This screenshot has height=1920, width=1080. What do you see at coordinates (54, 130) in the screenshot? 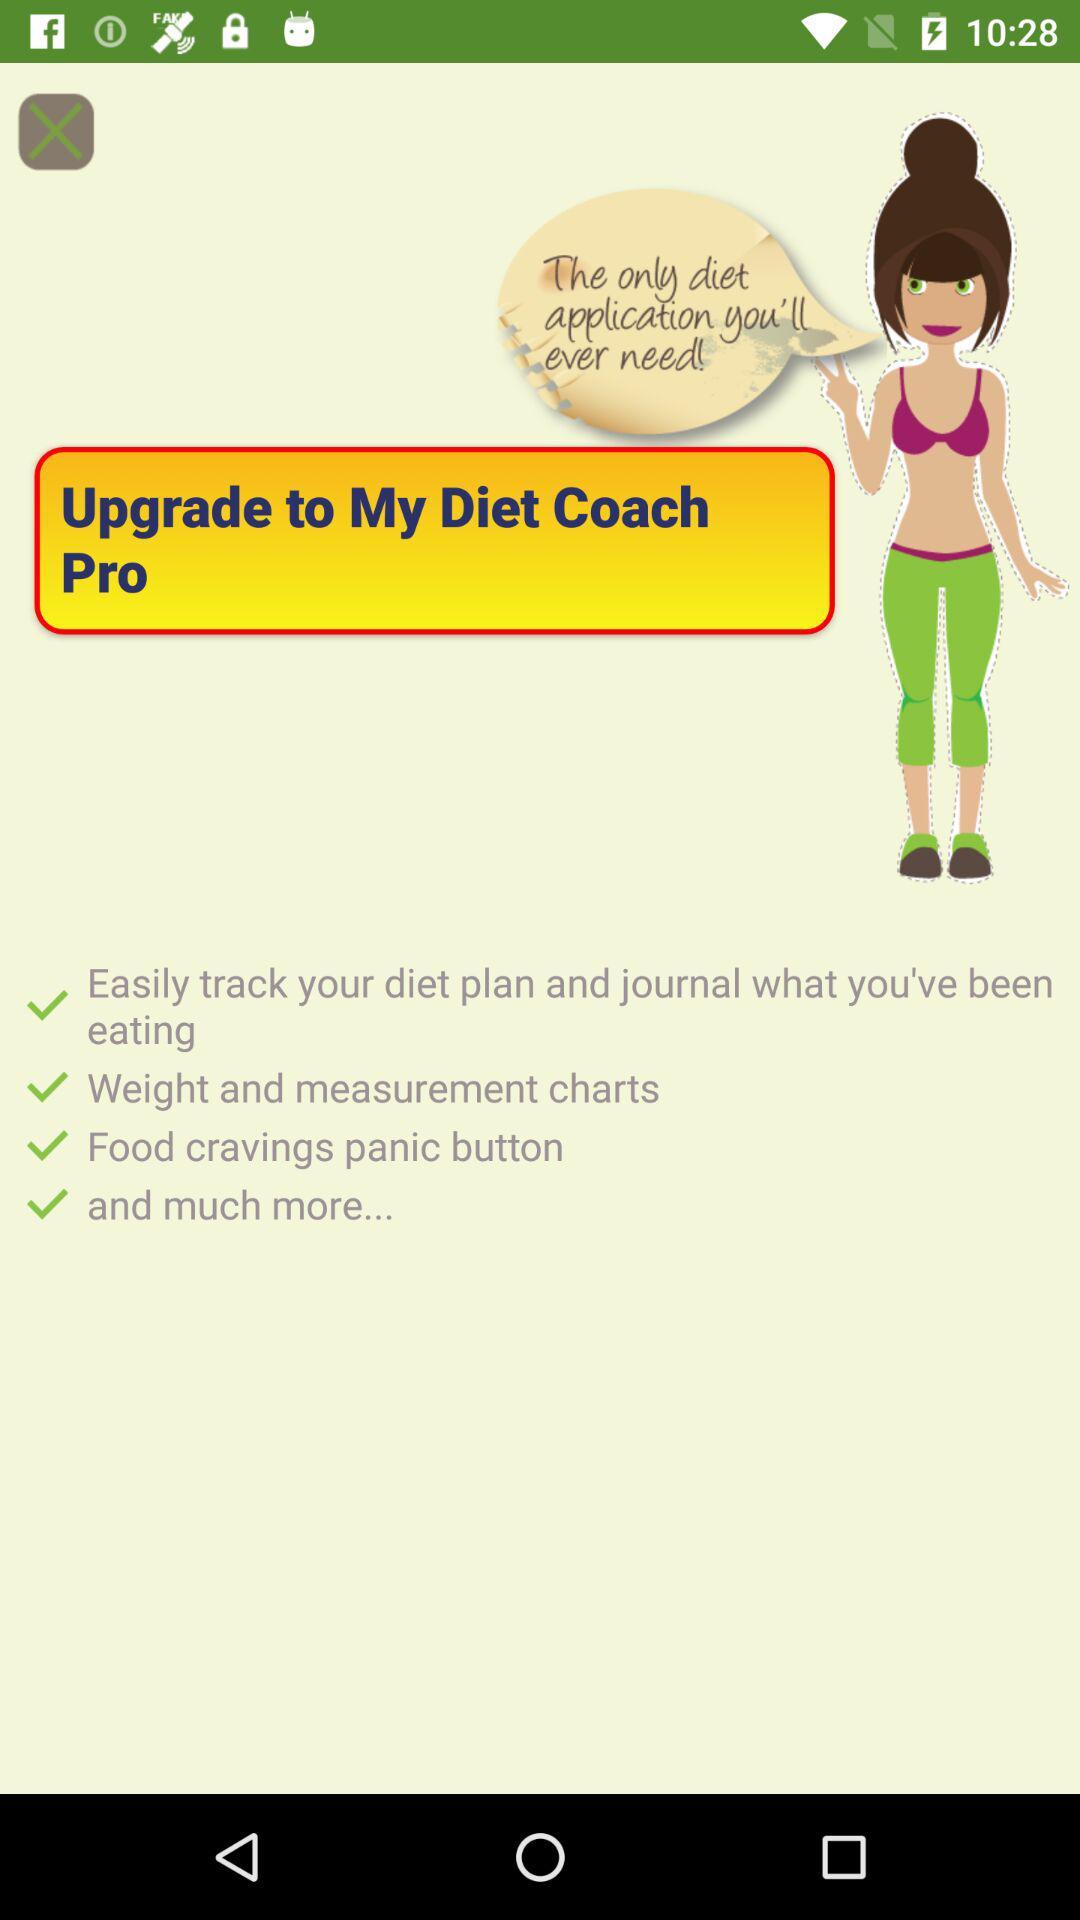
I see `item above upgrade to my icon` at bounding box center [54, 130].